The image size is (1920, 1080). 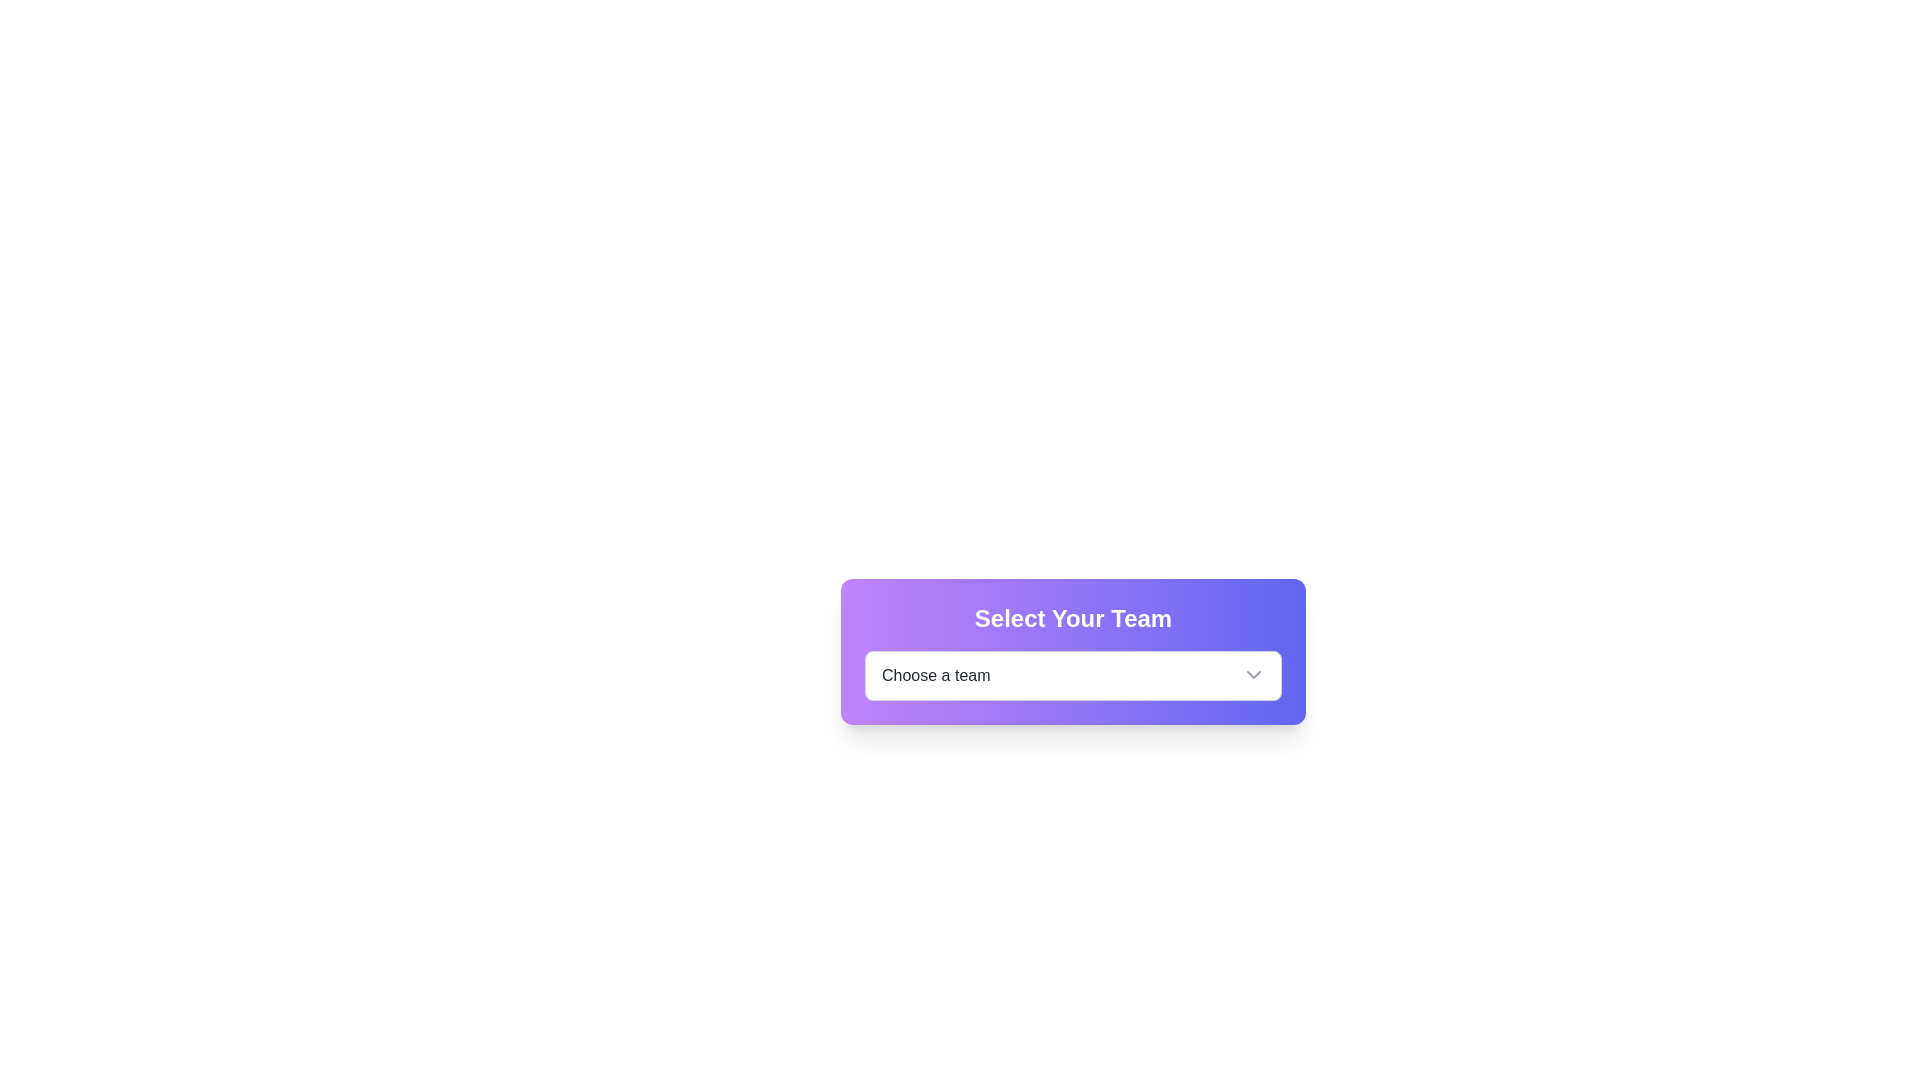 What do you see at coordinates (1252, 675) in the screenshot?
I see `the chevron icon at the rightmost part of the 'Choose a team' dropdown` at bounding box center [1252, 675].